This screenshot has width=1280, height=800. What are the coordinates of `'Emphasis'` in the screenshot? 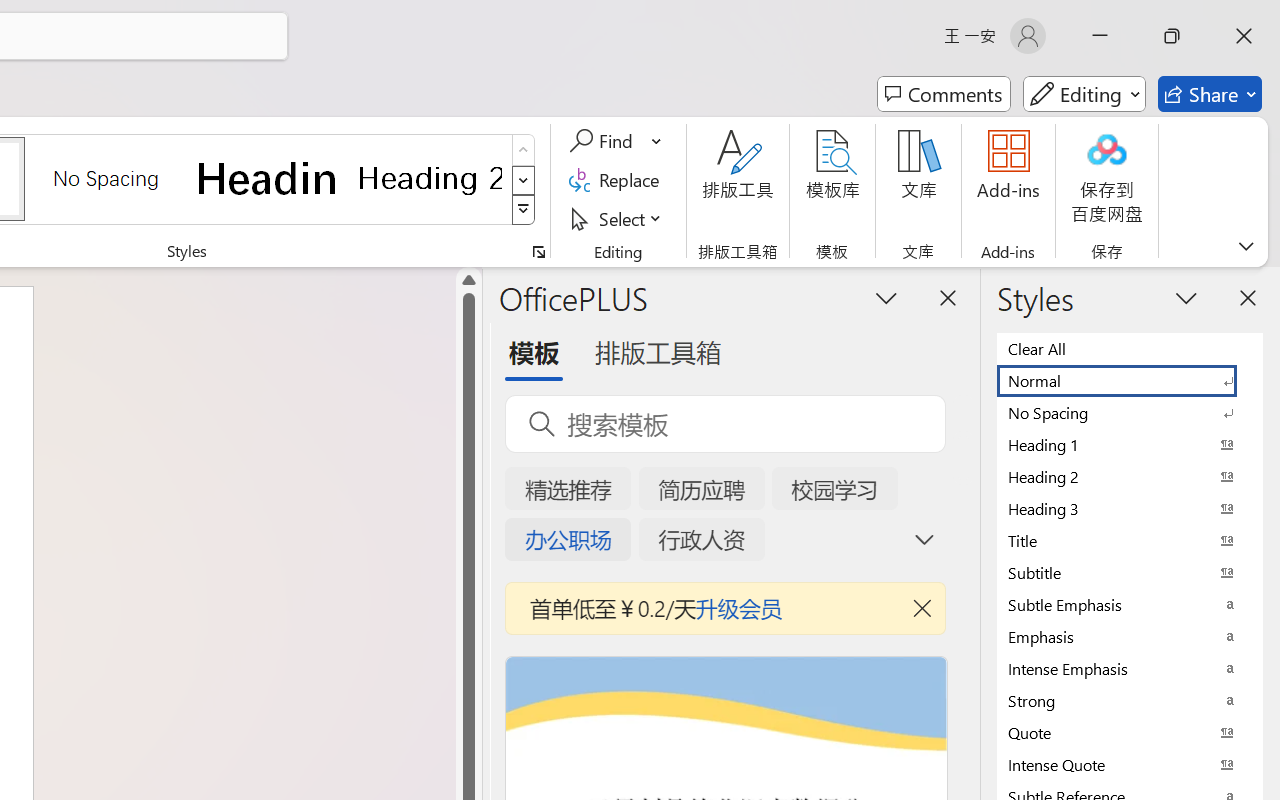 It's located at (1130, 635).